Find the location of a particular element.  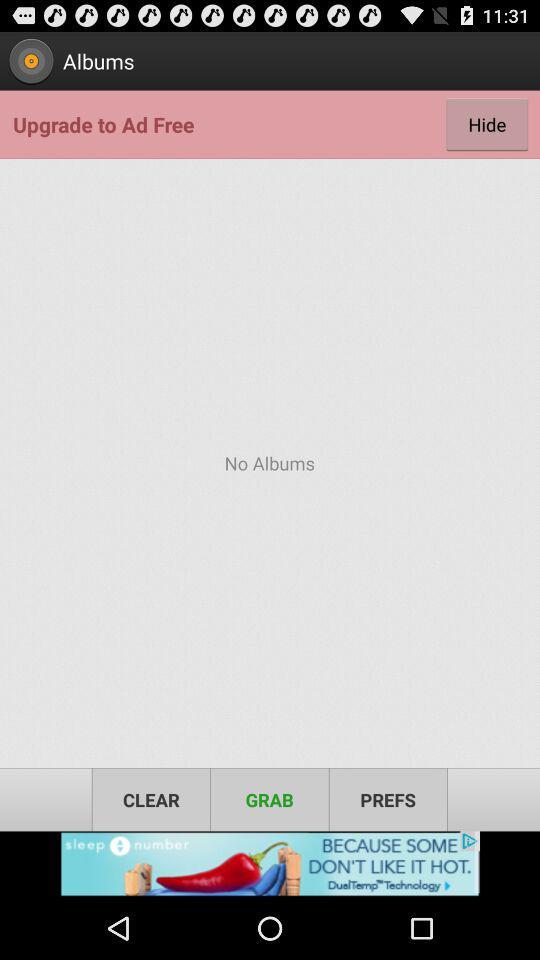

advertisement for sleep number is located at coordinates (270, 863).